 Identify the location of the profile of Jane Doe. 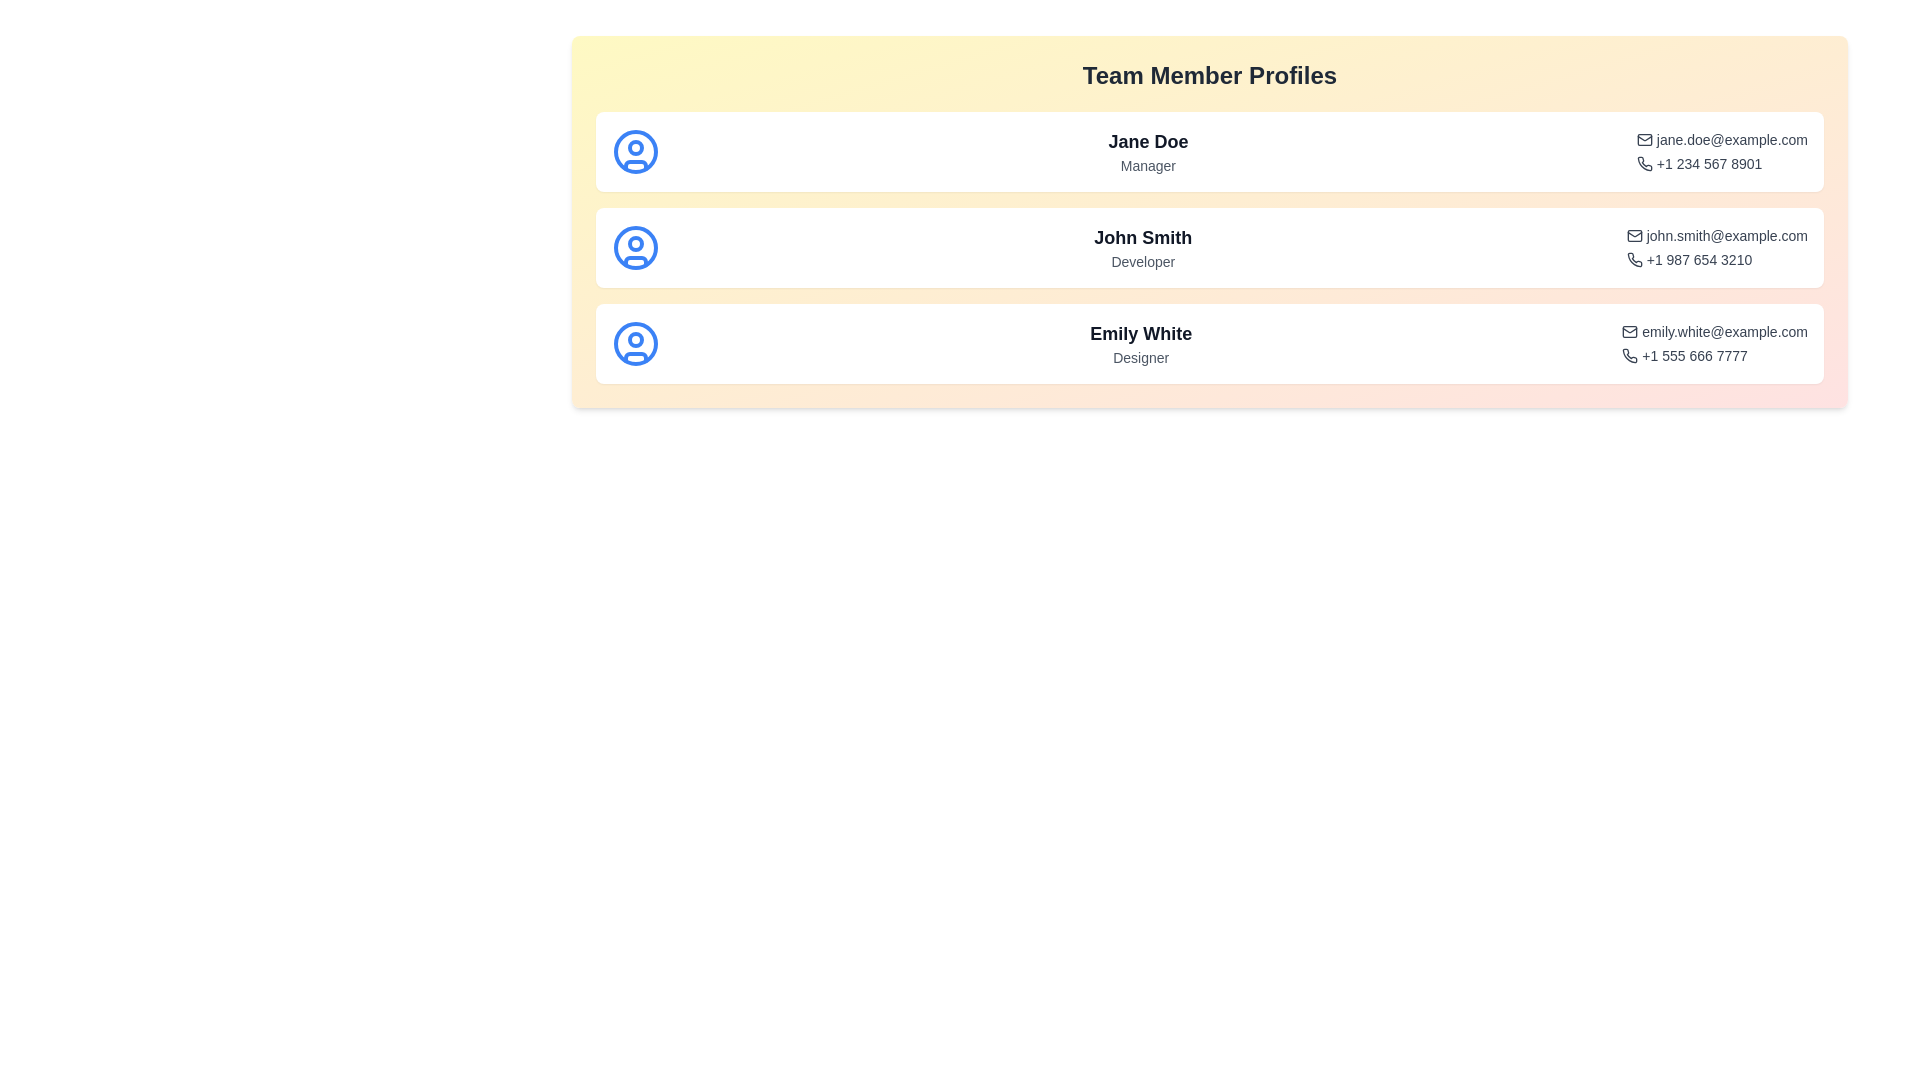
(1208, 150).